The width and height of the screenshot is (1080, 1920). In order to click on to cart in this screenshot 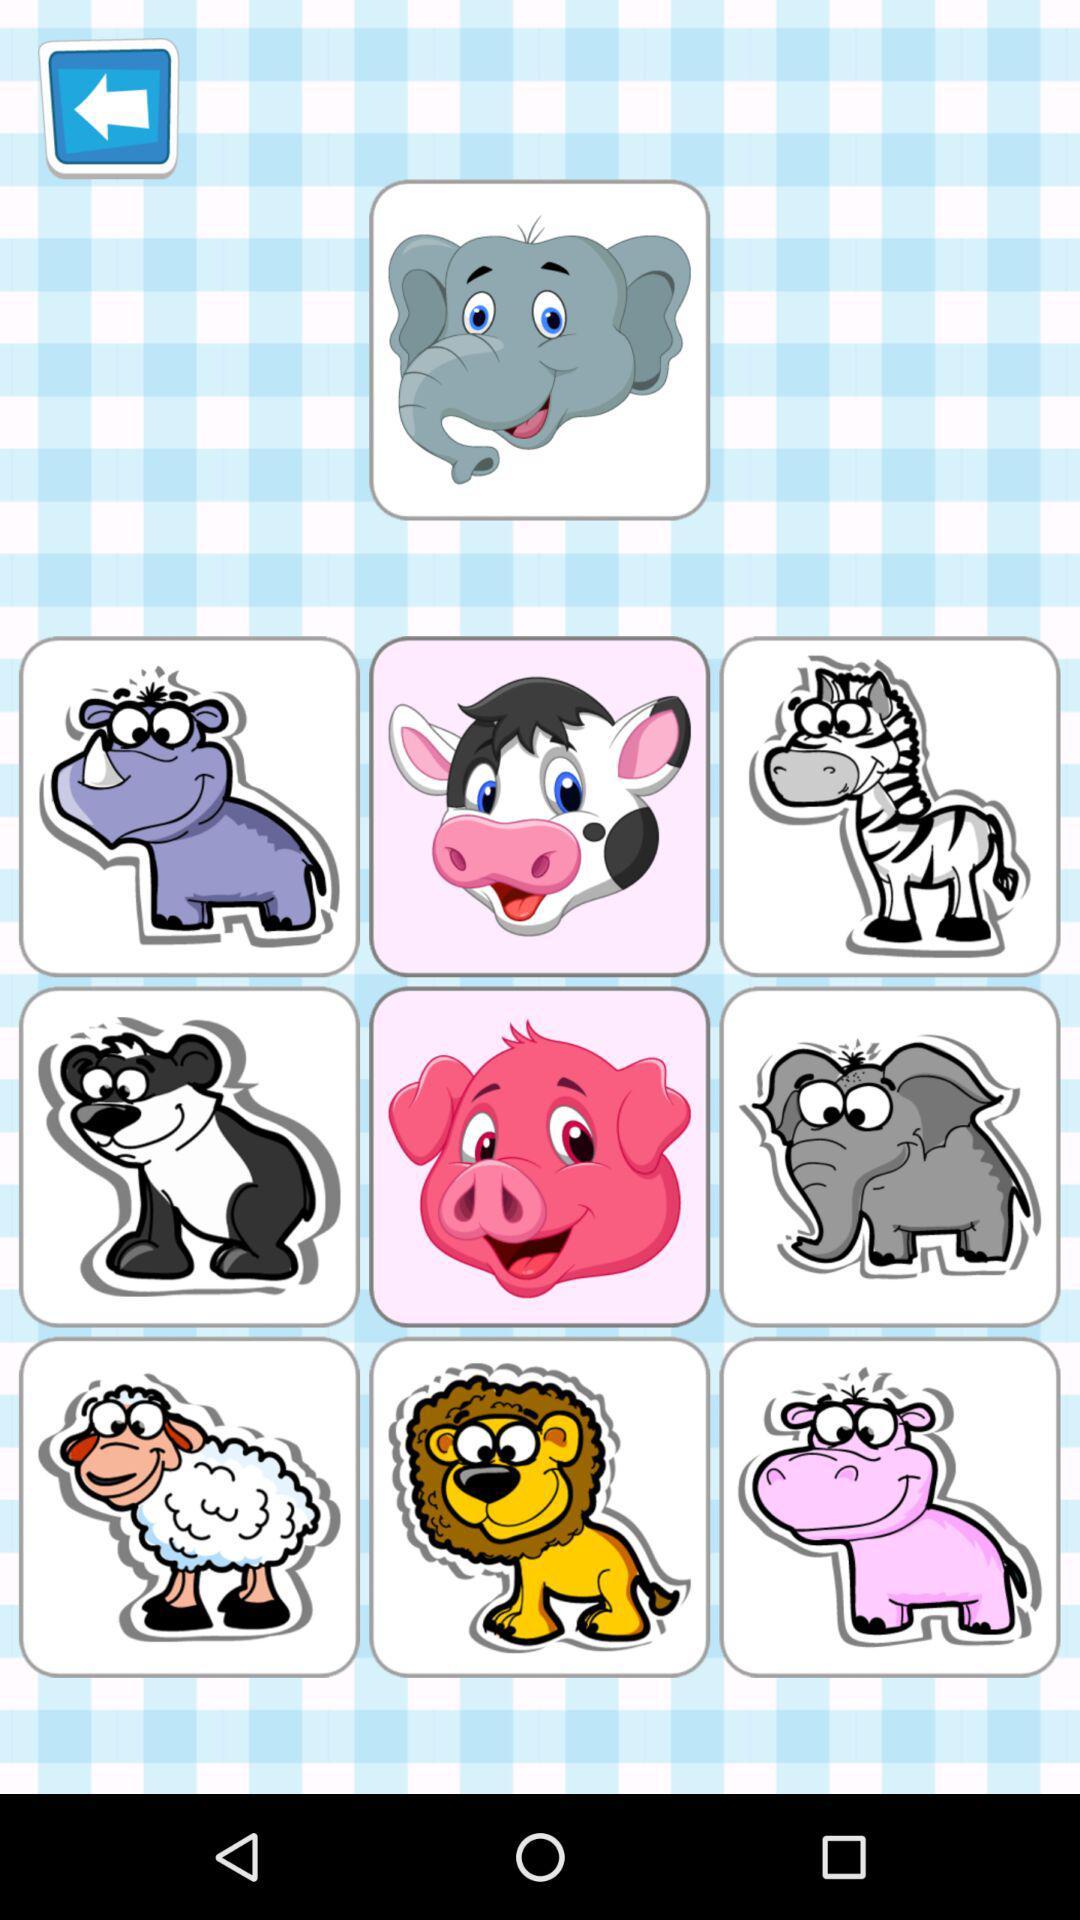, I will do `click(538, 349)`.